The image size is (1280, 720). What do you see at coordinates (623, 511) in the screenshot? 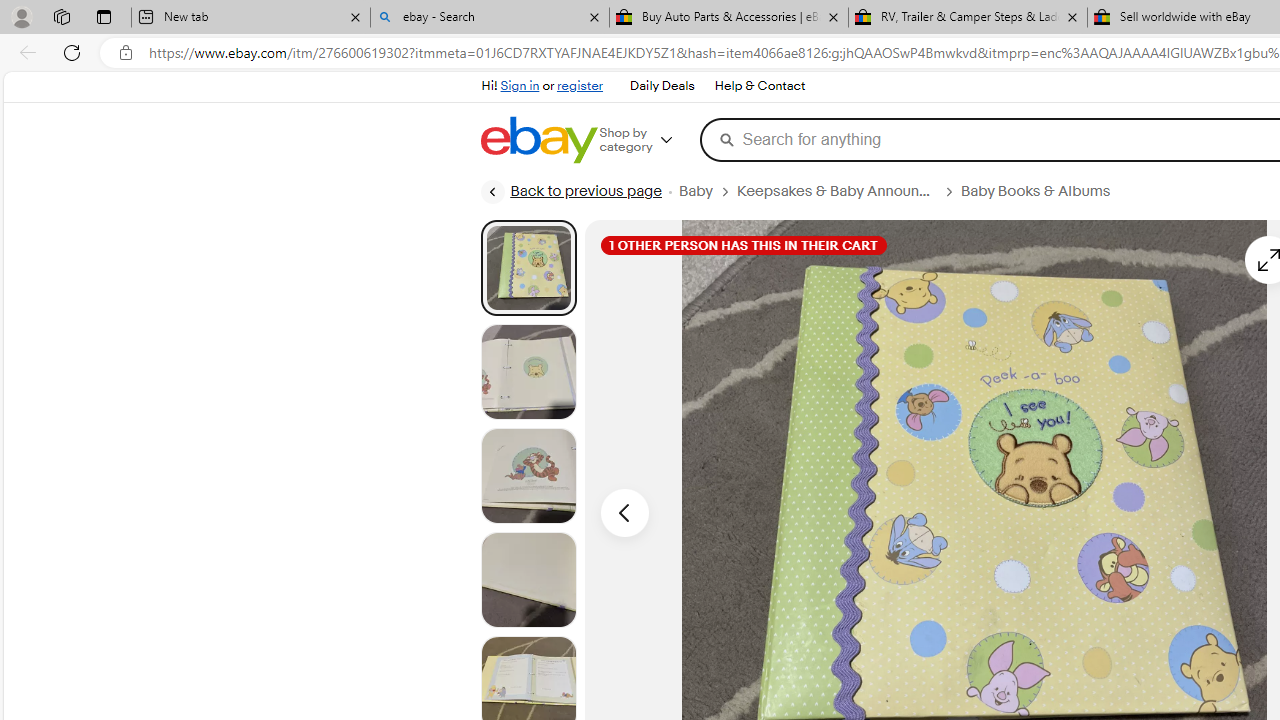
I see `'Previous image - Item images thumbnails'` at bounding box center [623, 511].